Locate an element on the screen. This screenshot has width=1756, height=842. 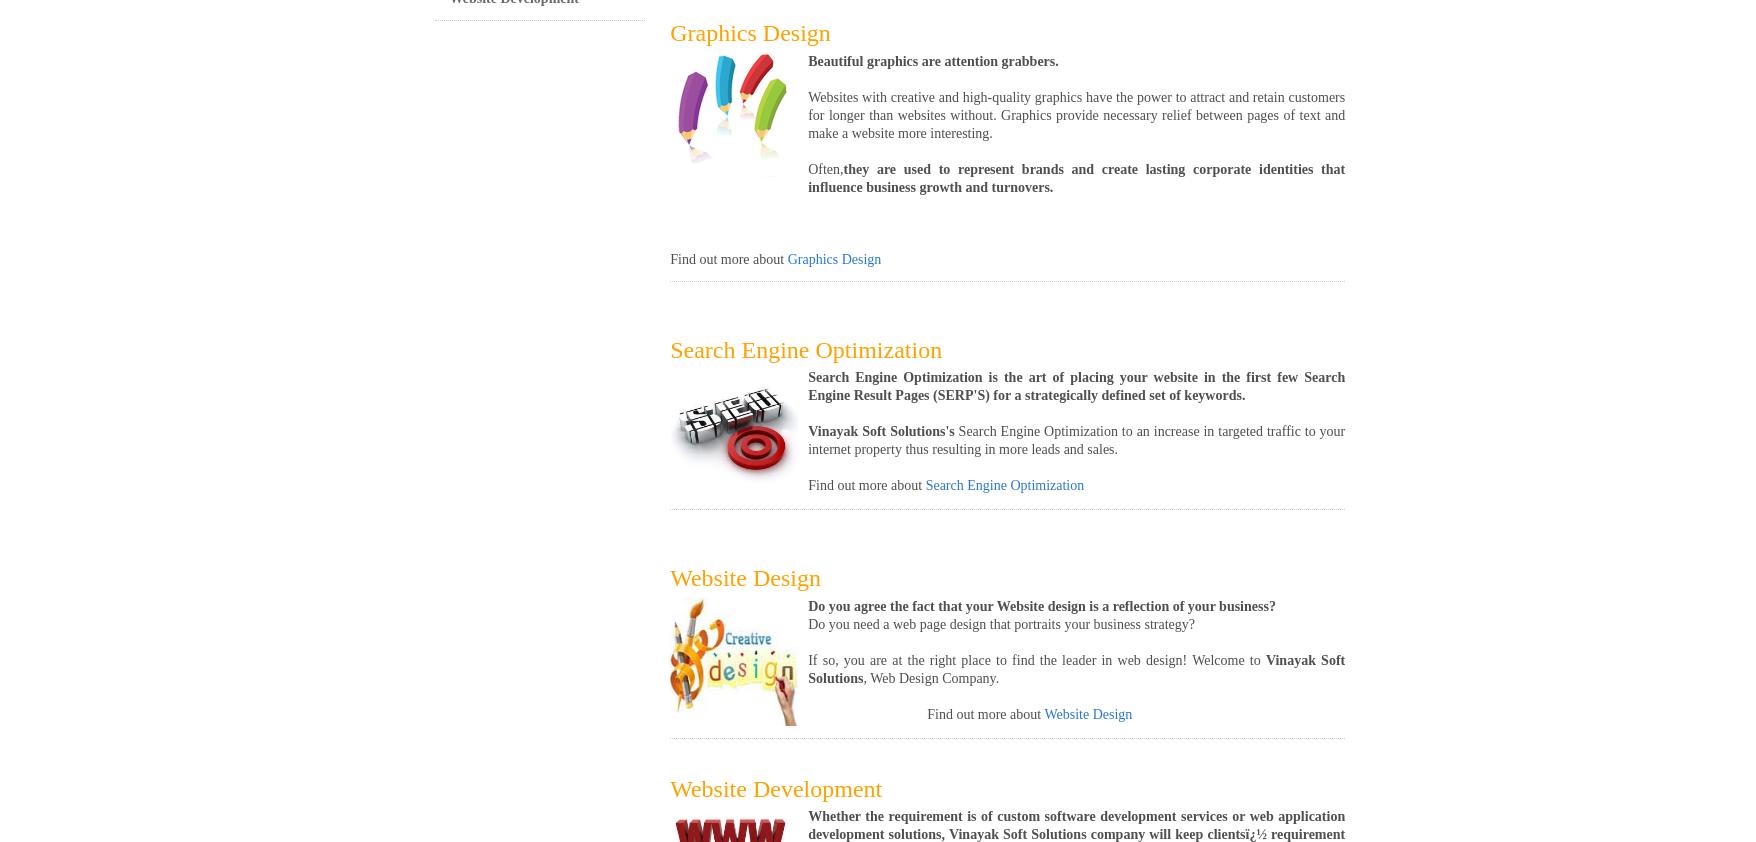
'Do you need a web page design that portraits your business strategy?' is located at coordinates (1000, 622).